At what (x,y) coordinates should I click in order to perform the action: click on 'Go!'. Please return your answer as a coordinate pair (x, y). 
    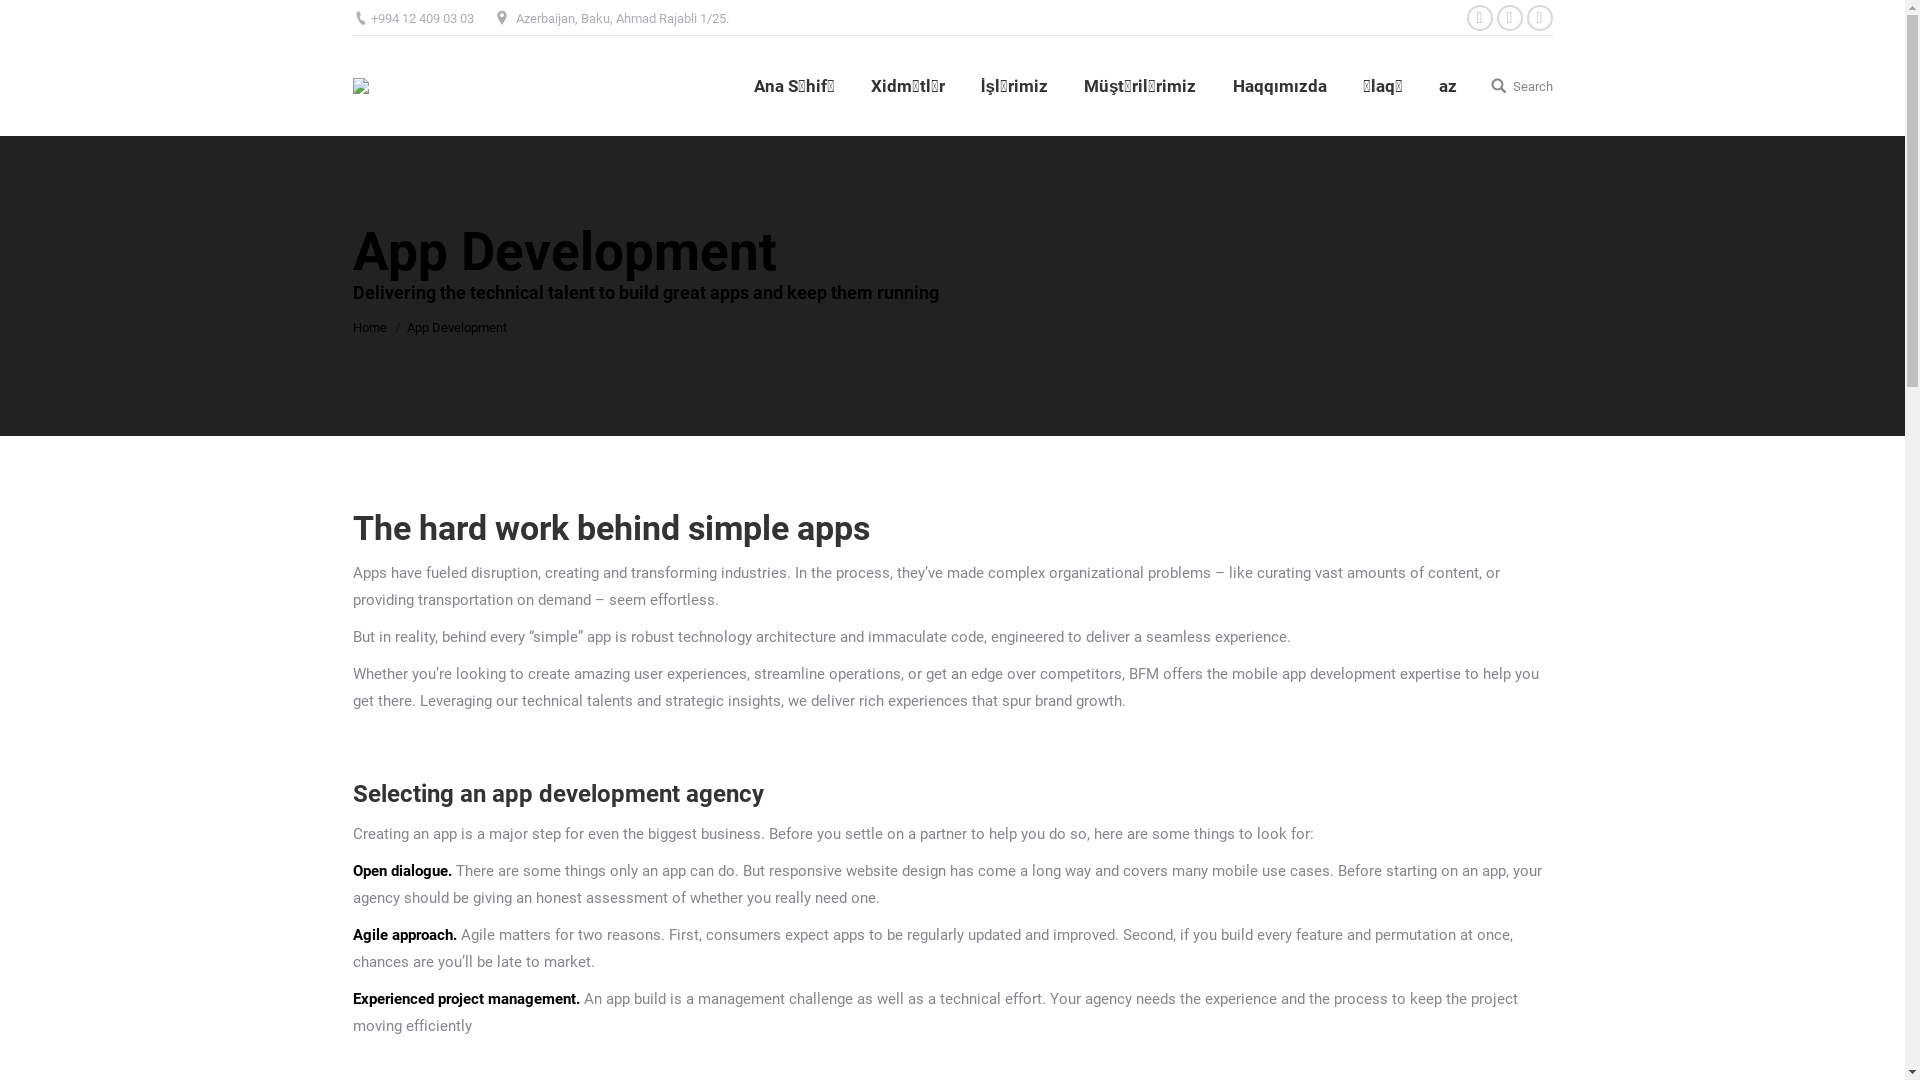
    Looking at the image, I should click on (28, 19).